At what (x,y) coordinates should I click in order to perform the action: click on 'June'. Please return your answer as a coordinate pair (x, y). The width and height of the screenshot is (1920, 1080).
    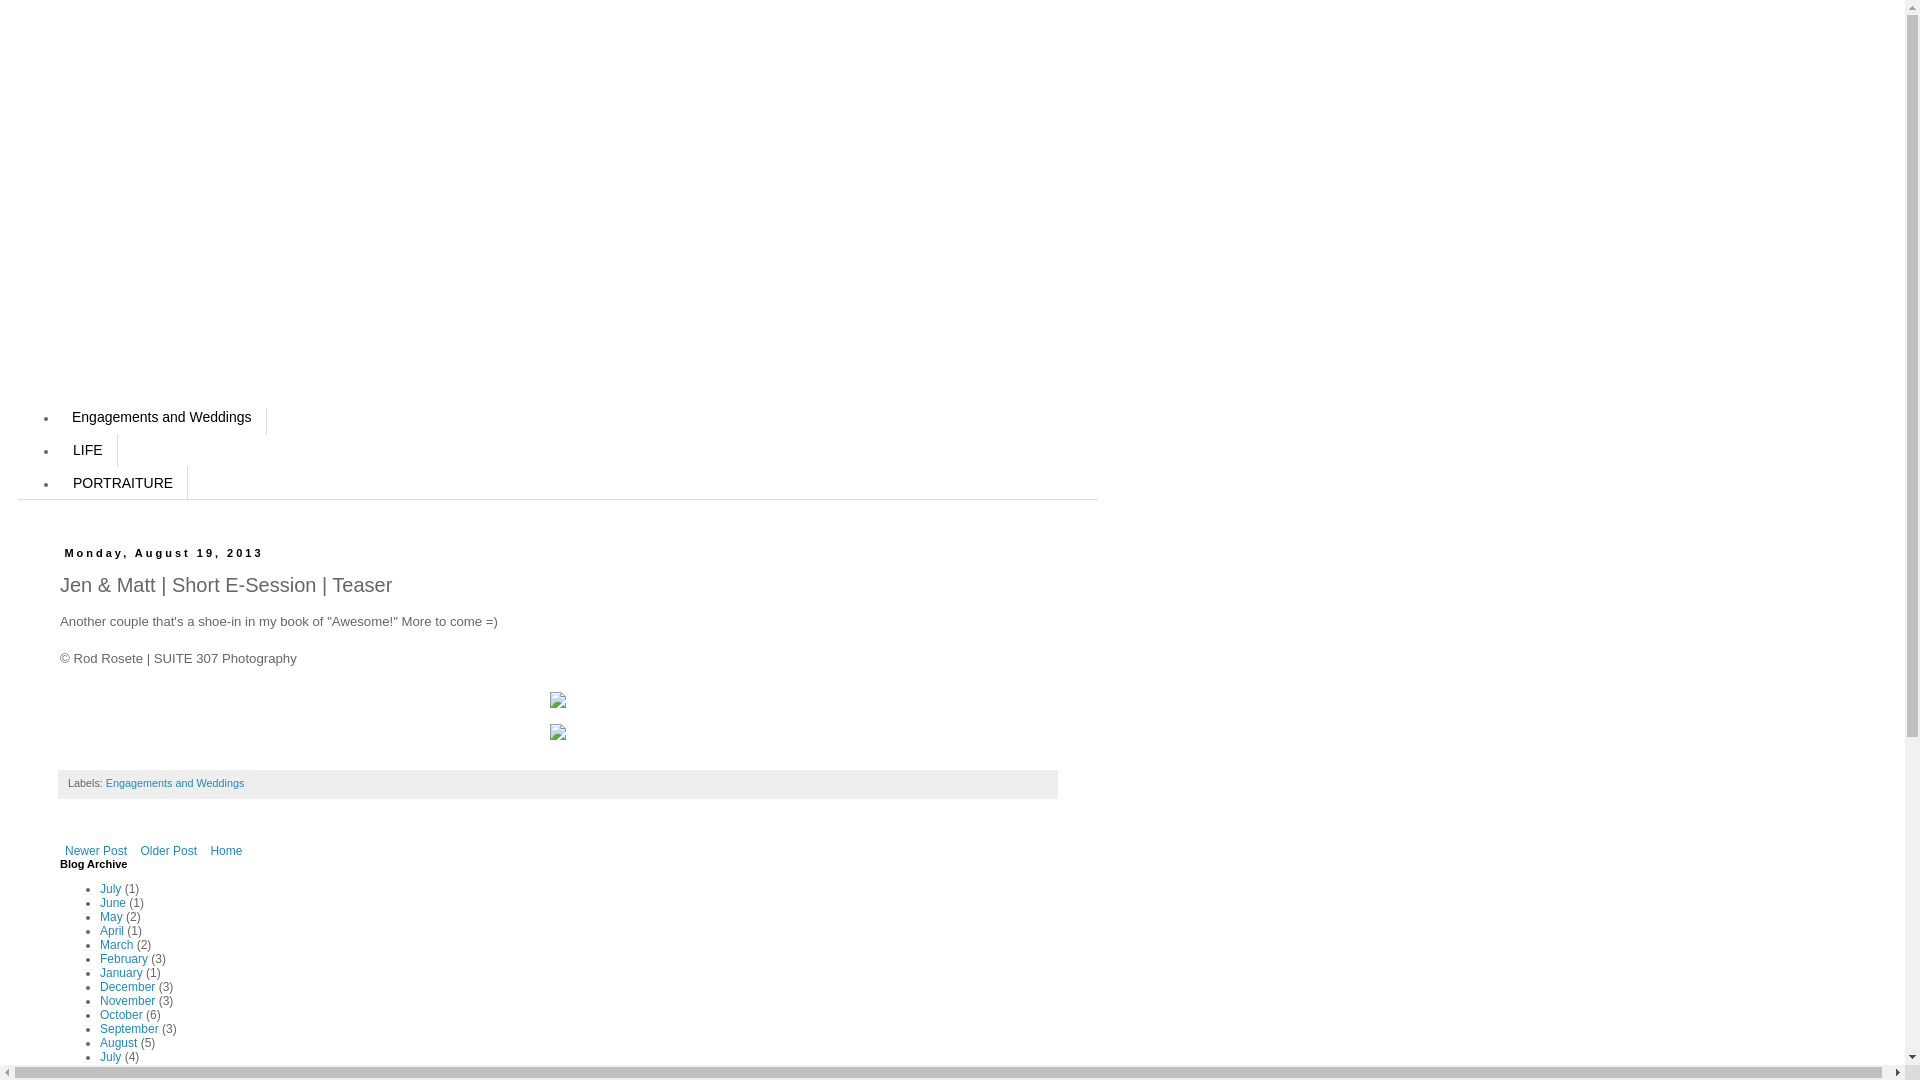
    Looking at the image, I should click on (112, 1070).